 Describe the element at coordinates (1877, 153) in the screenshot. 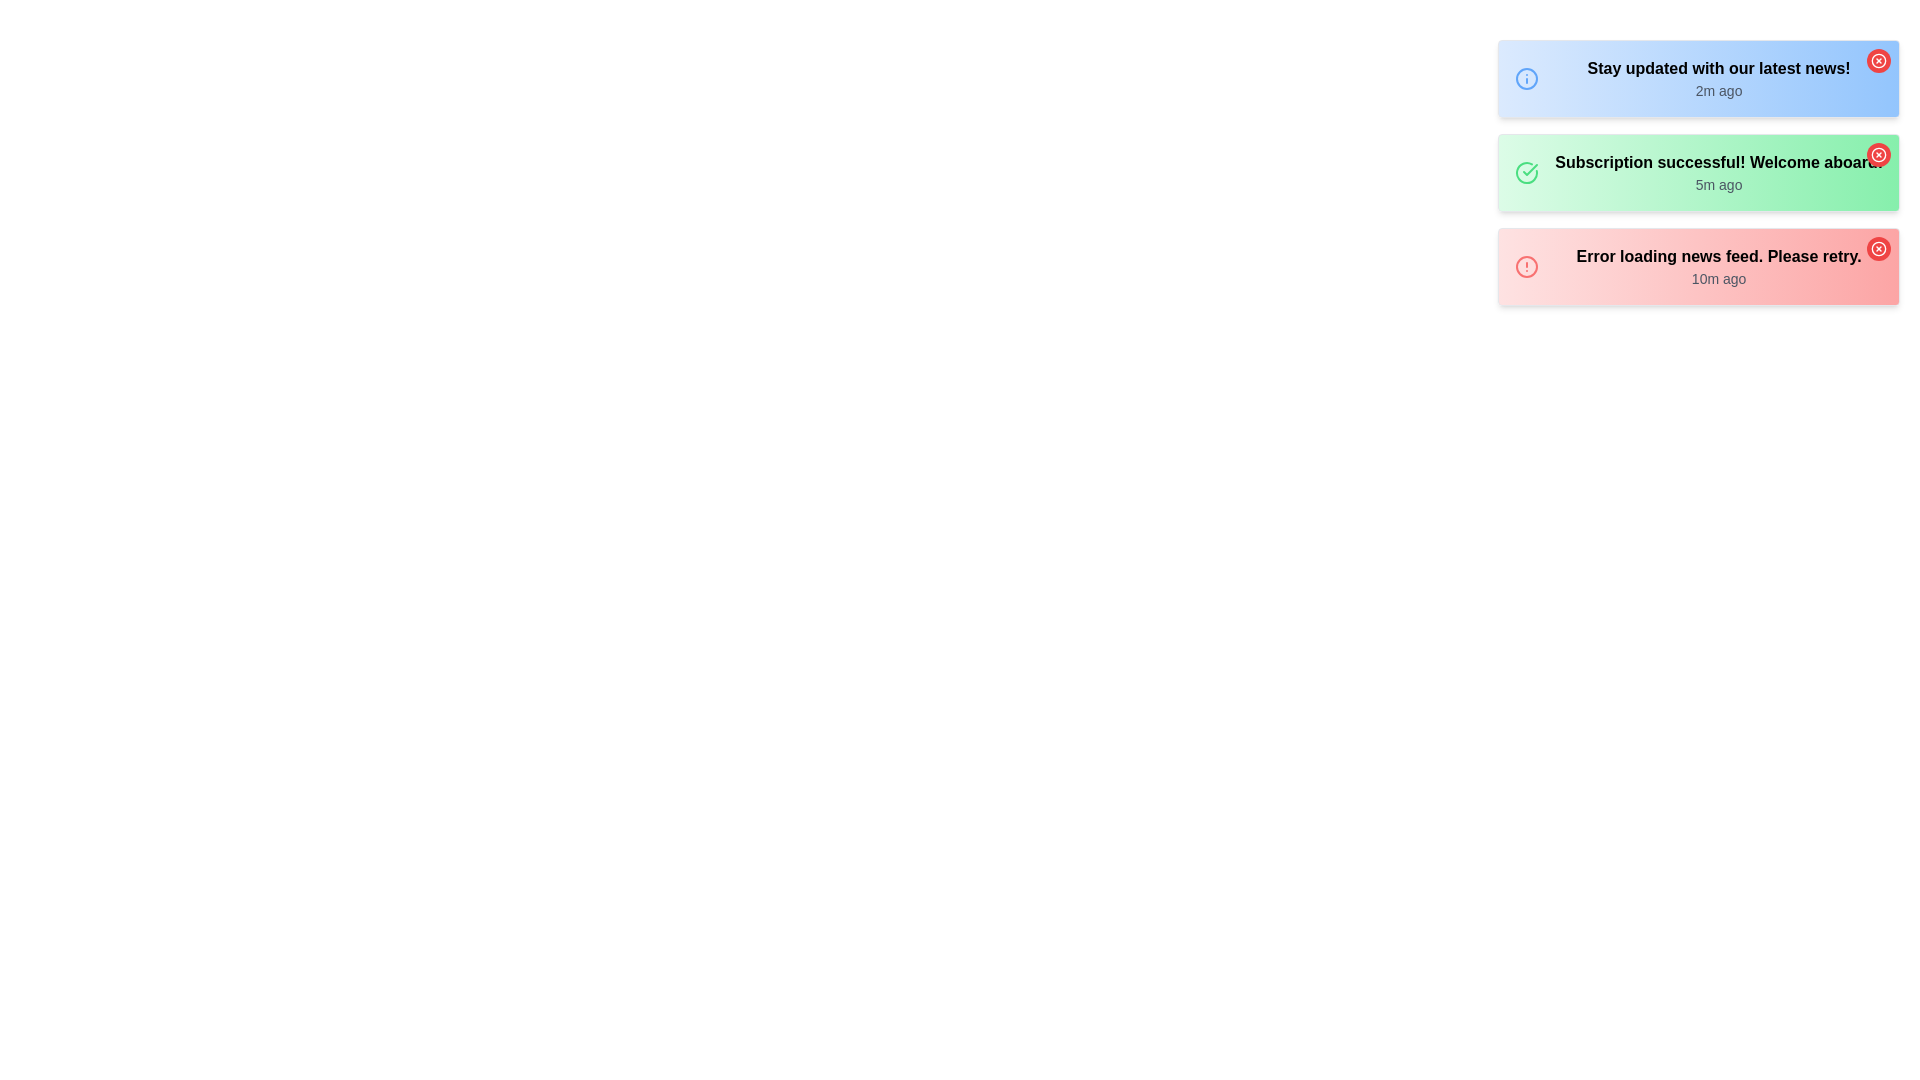

I see `the close icon button, which is a small red circular button with a cross inside, located at the top-right corner of the 'Subscription successful! Welcome aboard!' notification card` at that location.